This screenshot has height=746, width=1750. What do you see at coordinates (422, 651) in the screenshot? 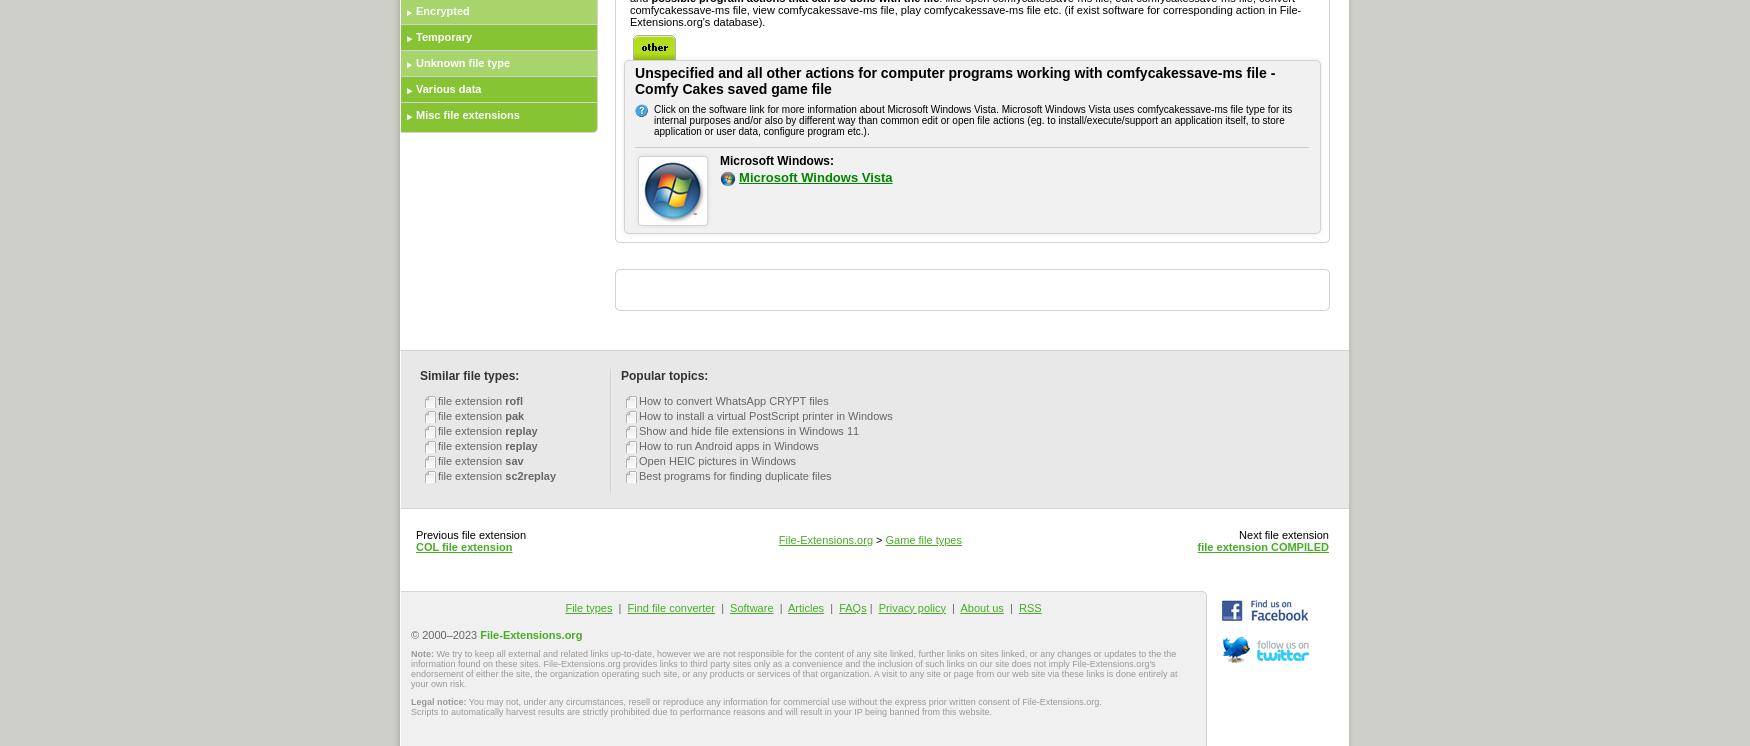
I see `'Note:'` at bounding box center [422, 651].